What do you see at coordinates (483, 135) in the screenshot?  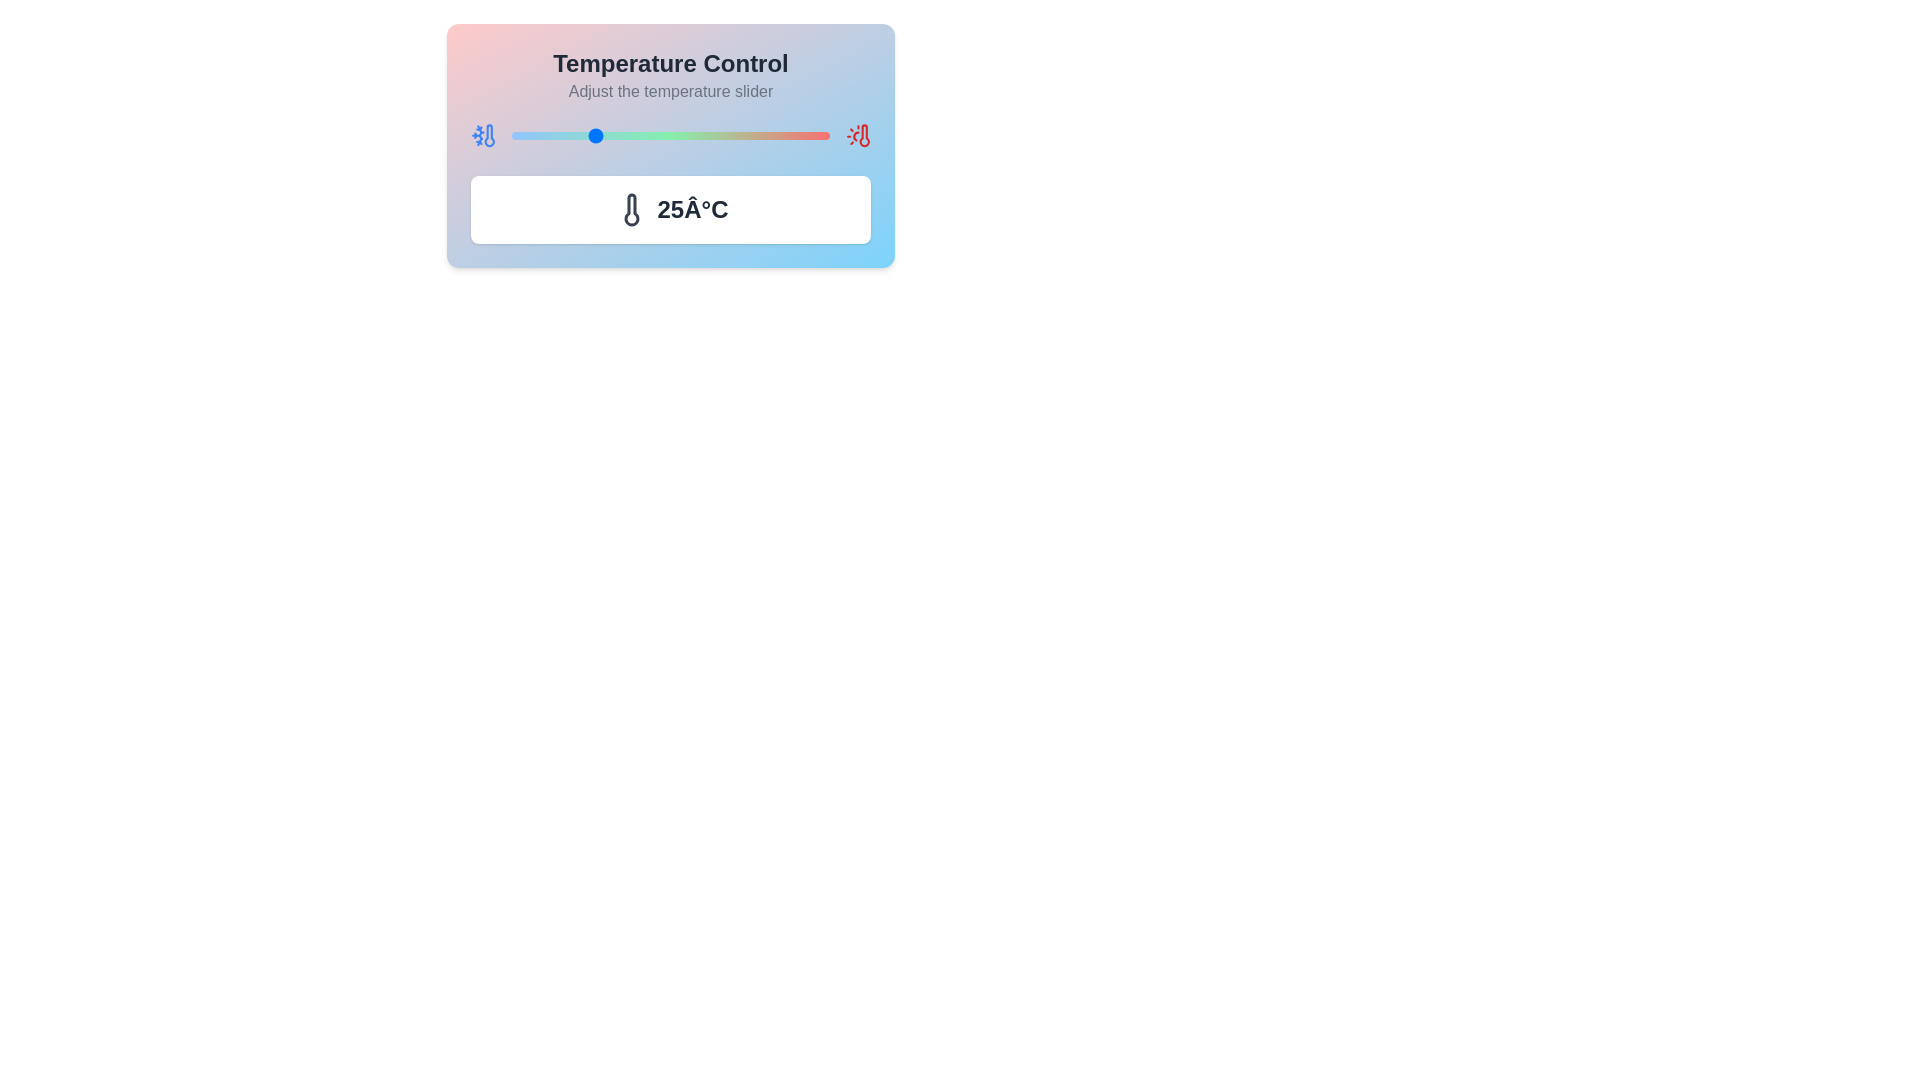 I see `the thermometer icon on the left side of the slider` at bounding box center [483, 135].